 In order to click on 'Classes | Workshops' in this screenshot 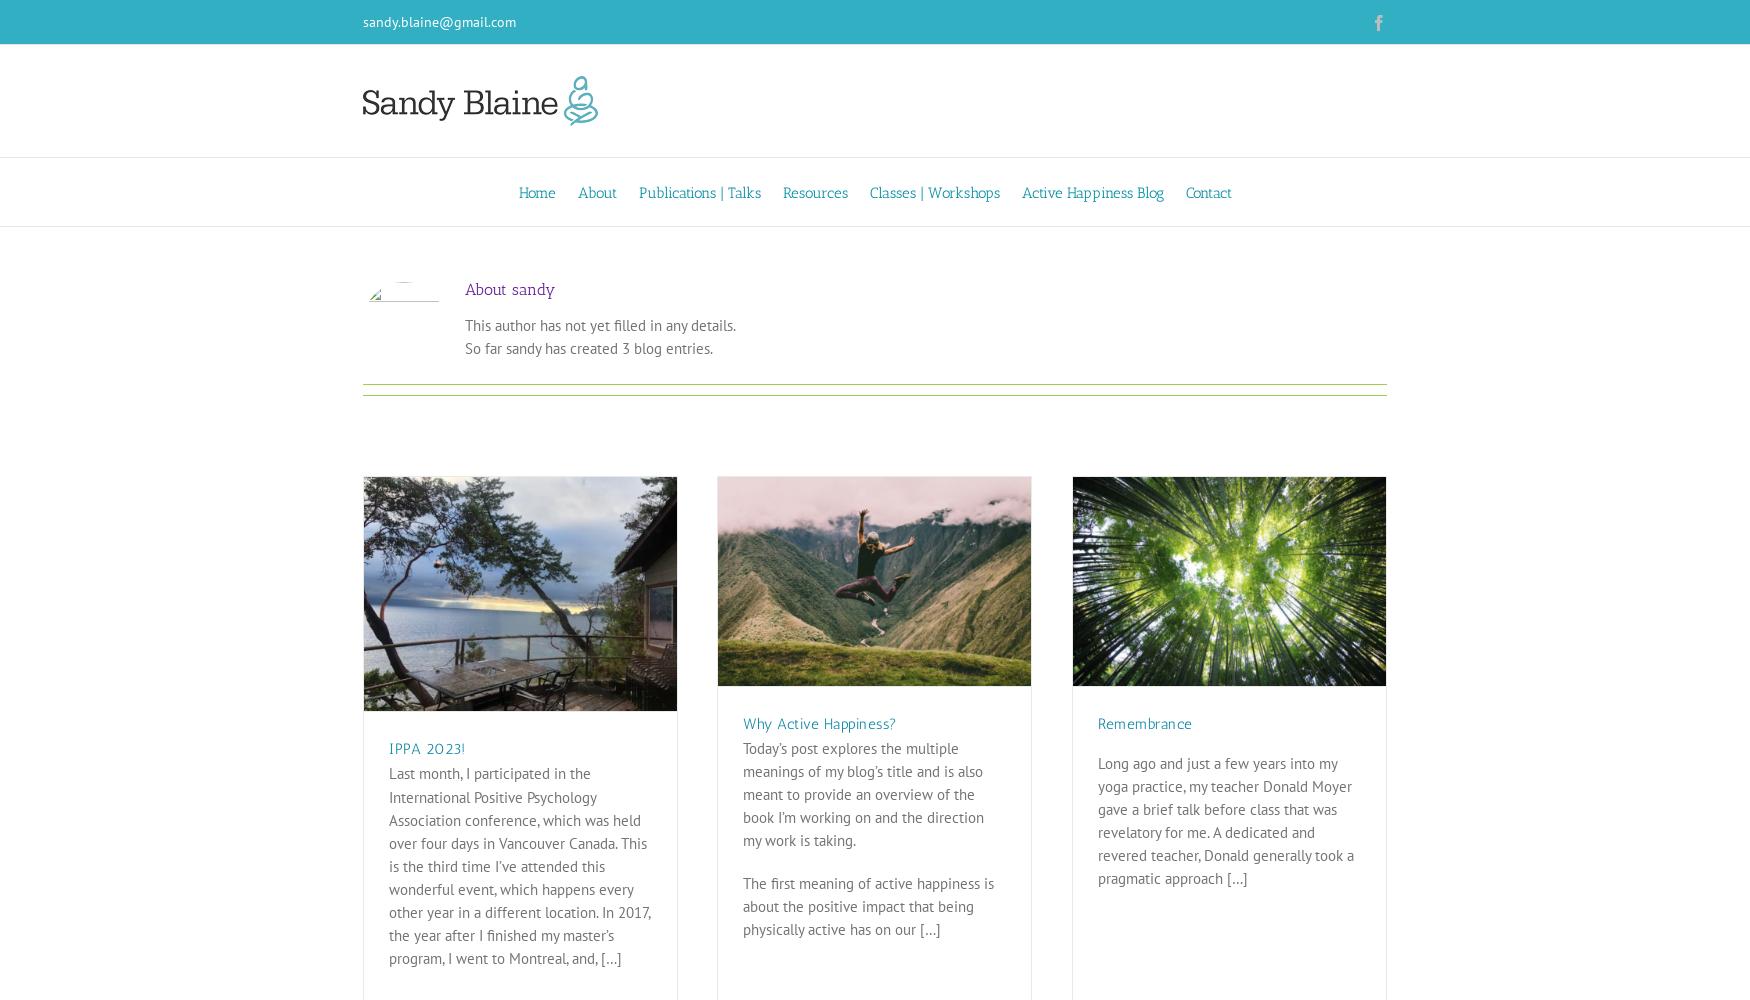, I will do `click(869, 192)`.